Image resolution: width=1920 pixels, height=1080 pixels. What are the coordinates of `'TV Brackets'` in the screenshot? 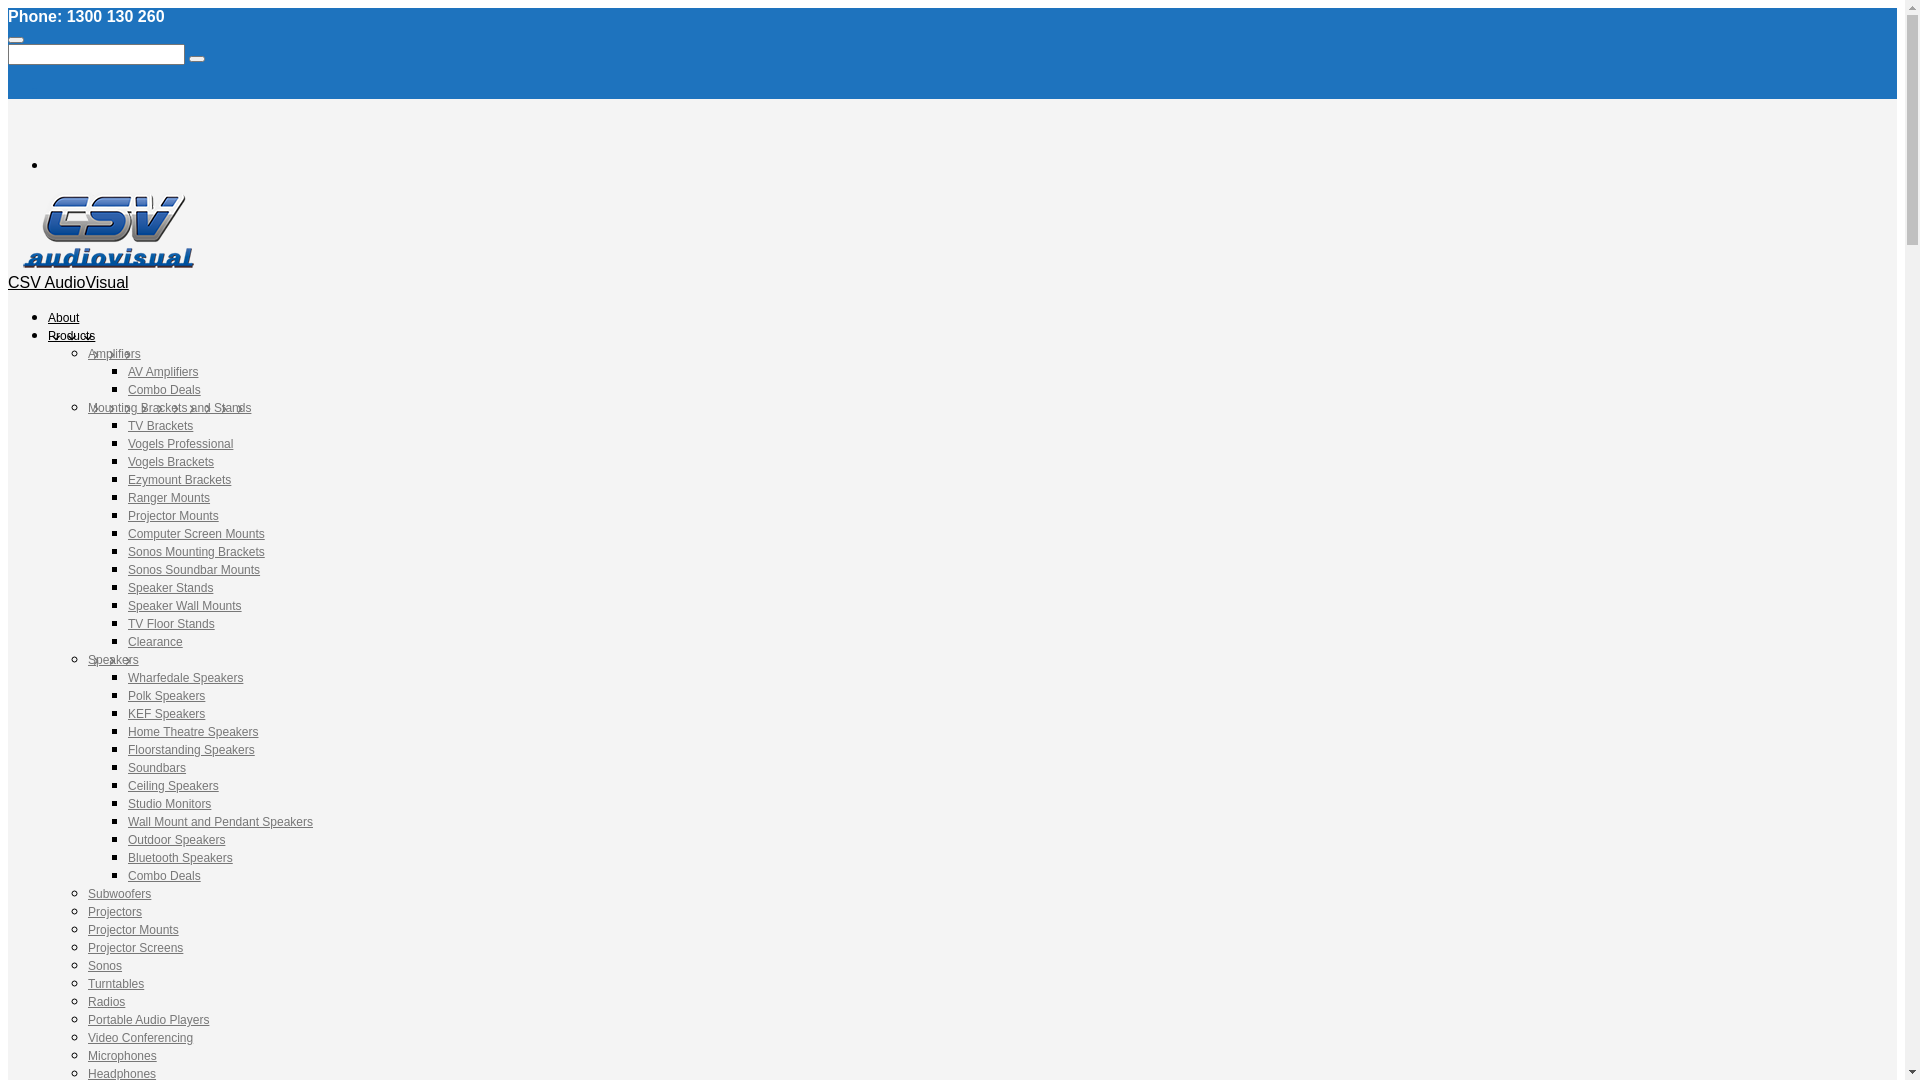 It's located at (160, 424).